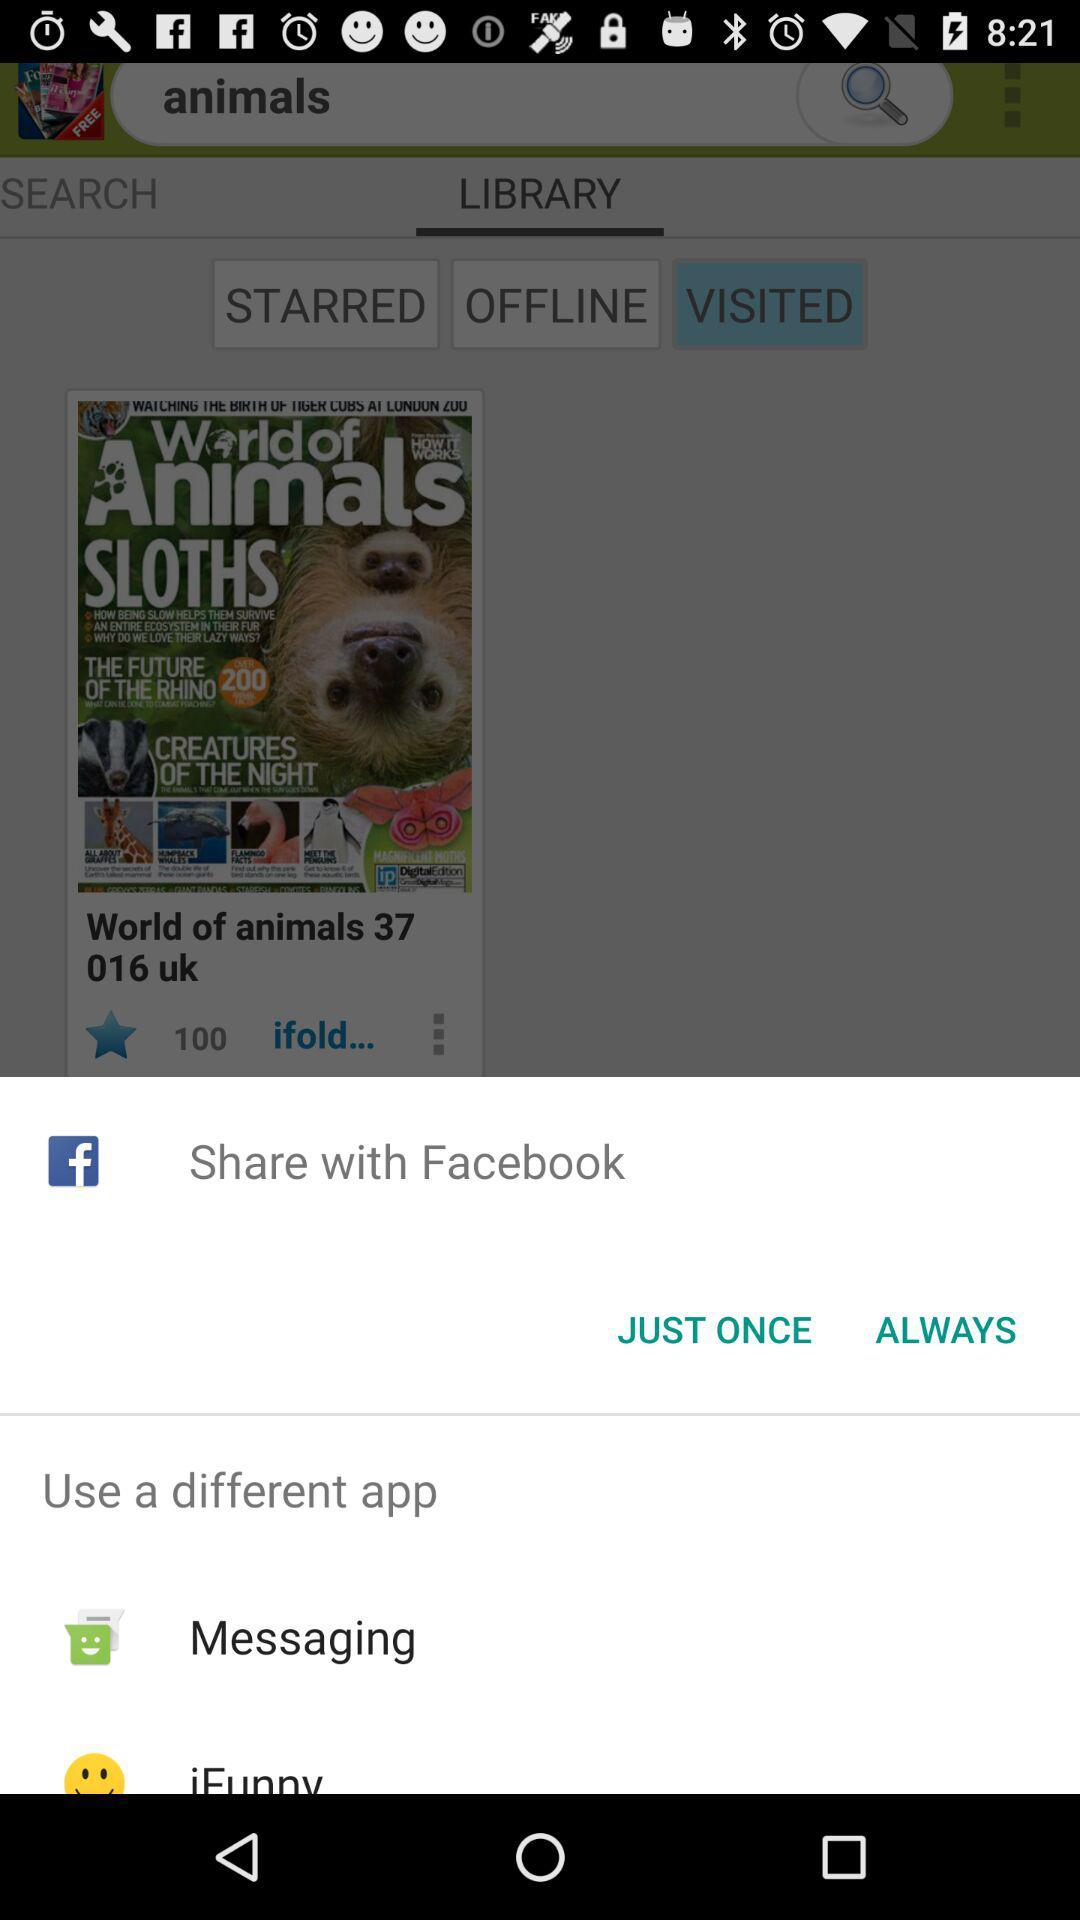 The image size is (1080, 1920). What do you see at coordinates (540, 1489) in the screenshot?
I see `use a different app` at bounding box center [540, 1489].